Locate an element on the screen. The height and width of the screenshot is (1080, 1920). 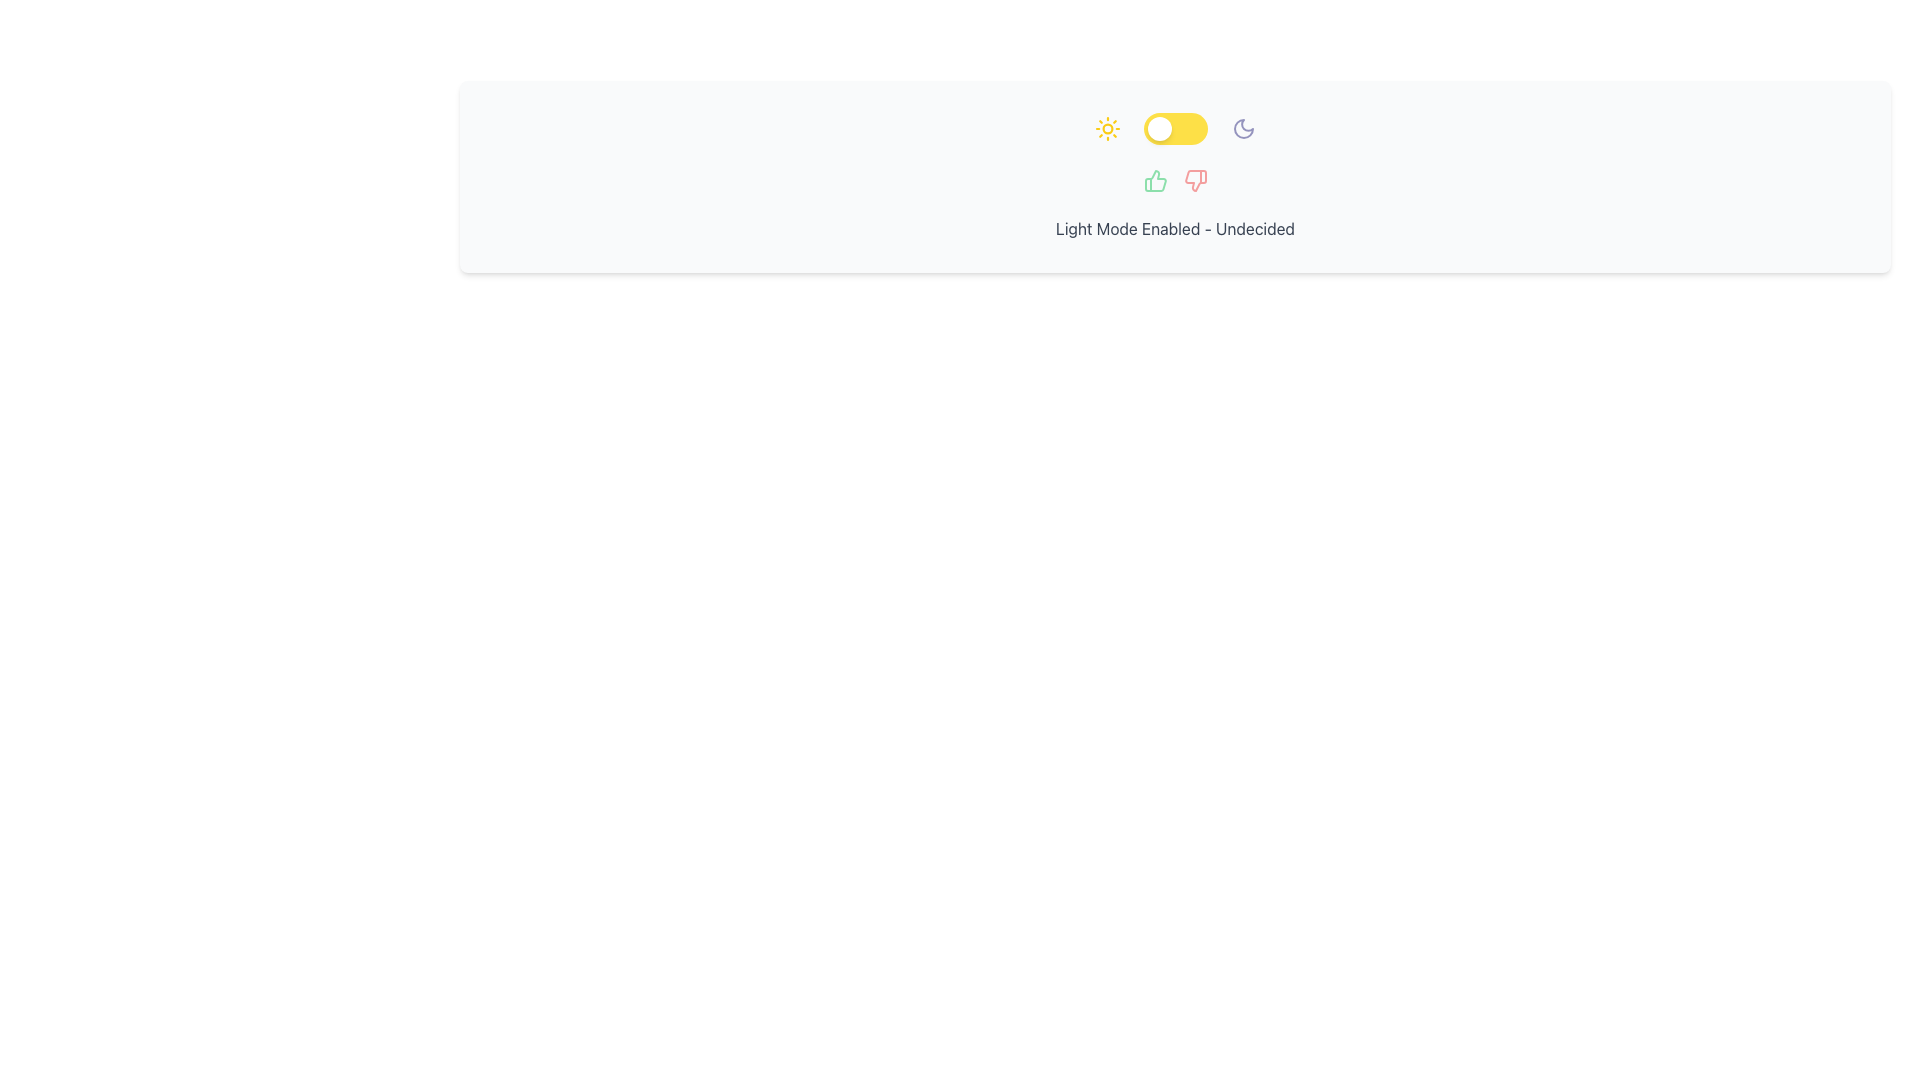
the central circular part of the sun icon, which serves as a decorative element in the light mode toggle feature is located at coordinates (1106, 128).